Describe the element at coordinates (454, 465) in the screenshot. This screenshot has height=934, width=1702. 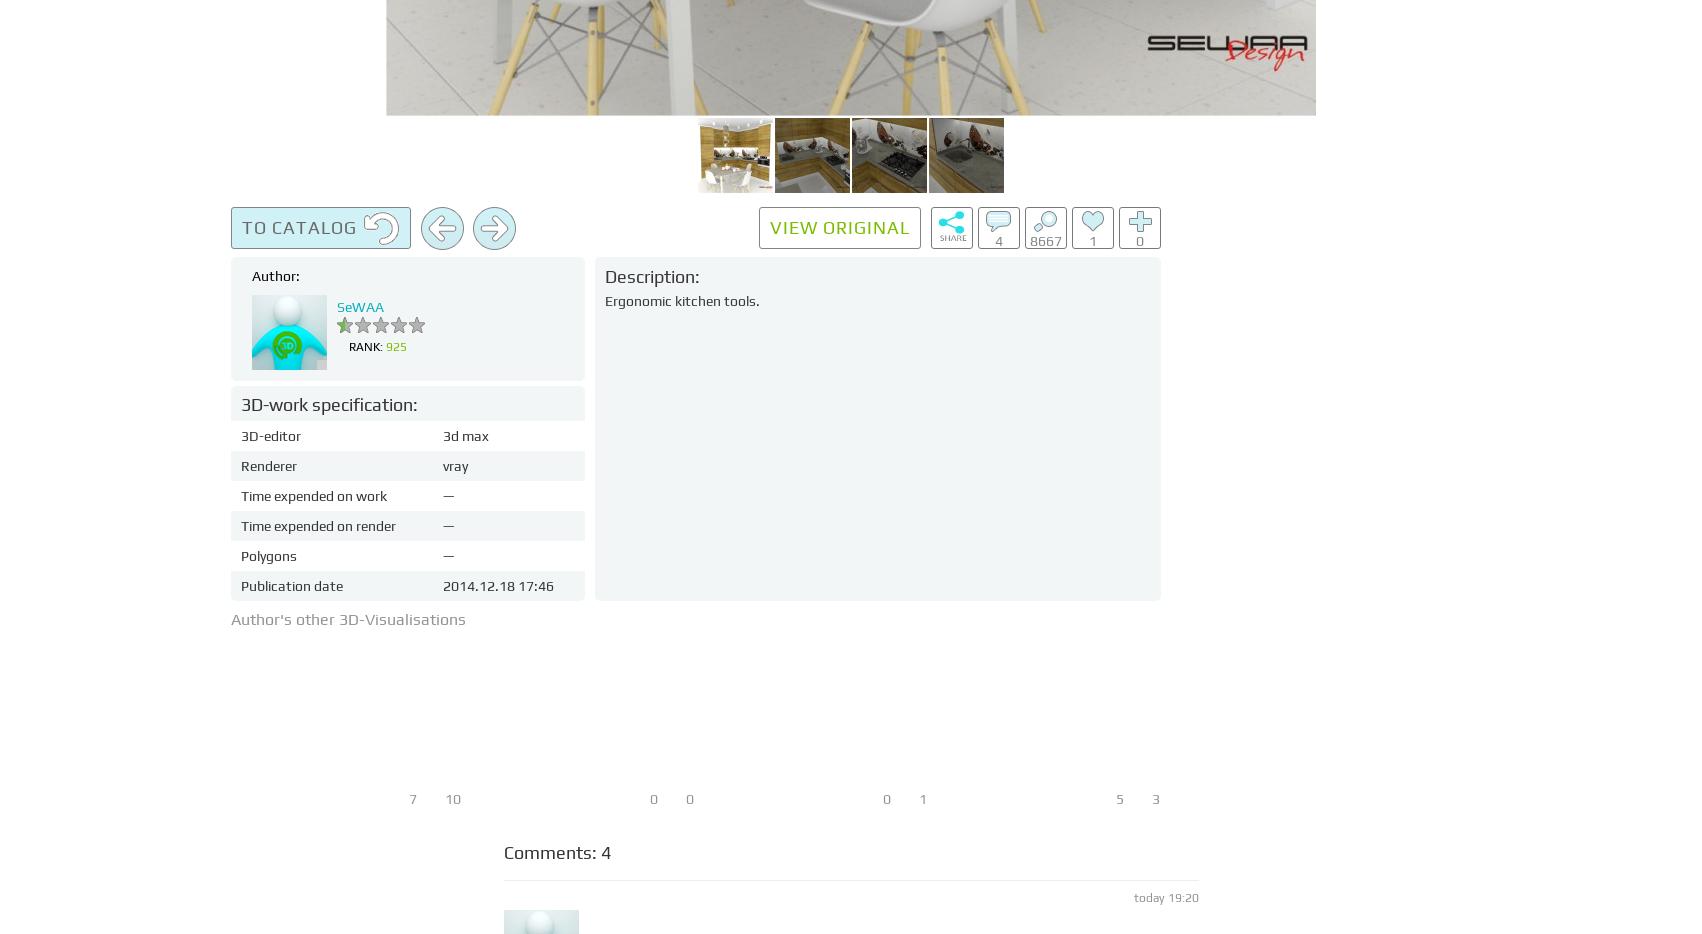
I see `'vray'` at that location.